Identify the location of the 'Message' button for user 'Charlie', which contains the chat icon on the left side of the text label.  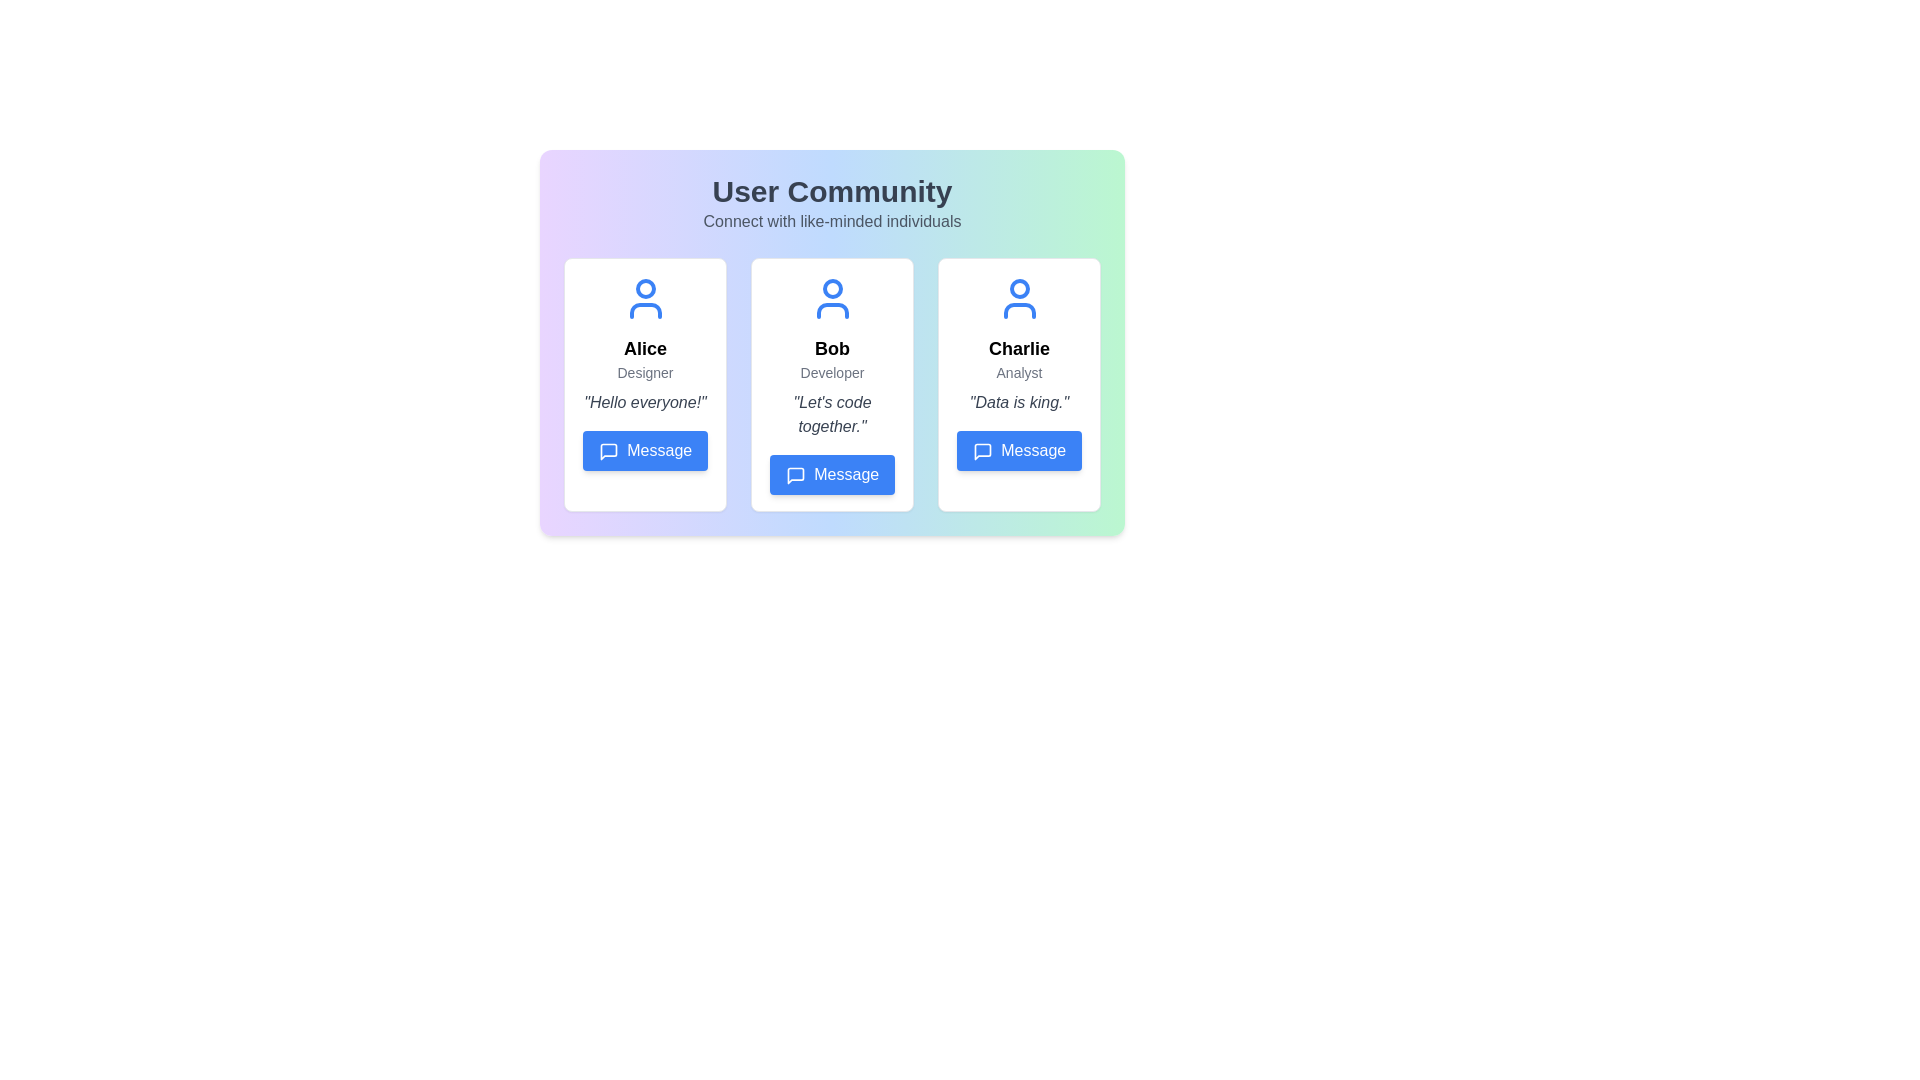
(982, 451).